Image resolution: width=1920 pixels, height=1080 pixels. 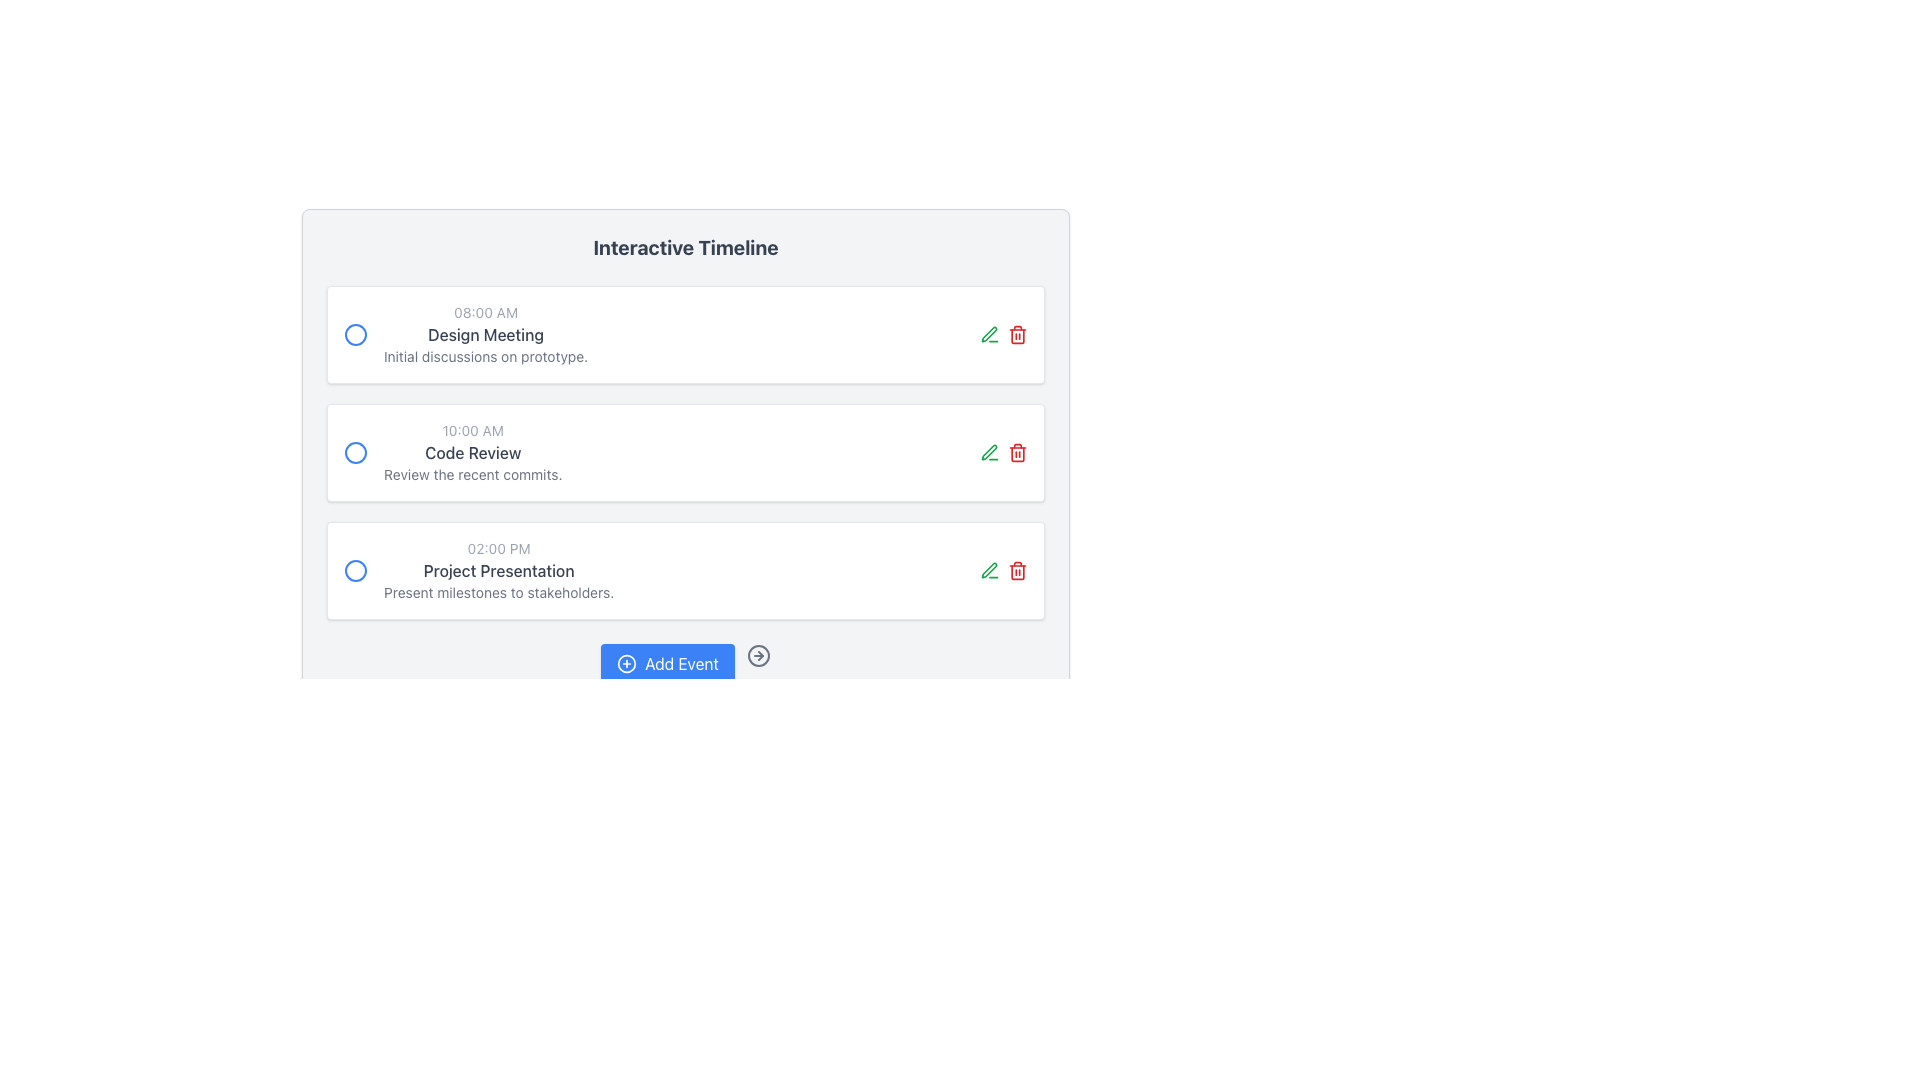 I want to click on the edit button icon (pen icon) located to the right of the description and time text of the second timeline item, so click(x=989, y=334).